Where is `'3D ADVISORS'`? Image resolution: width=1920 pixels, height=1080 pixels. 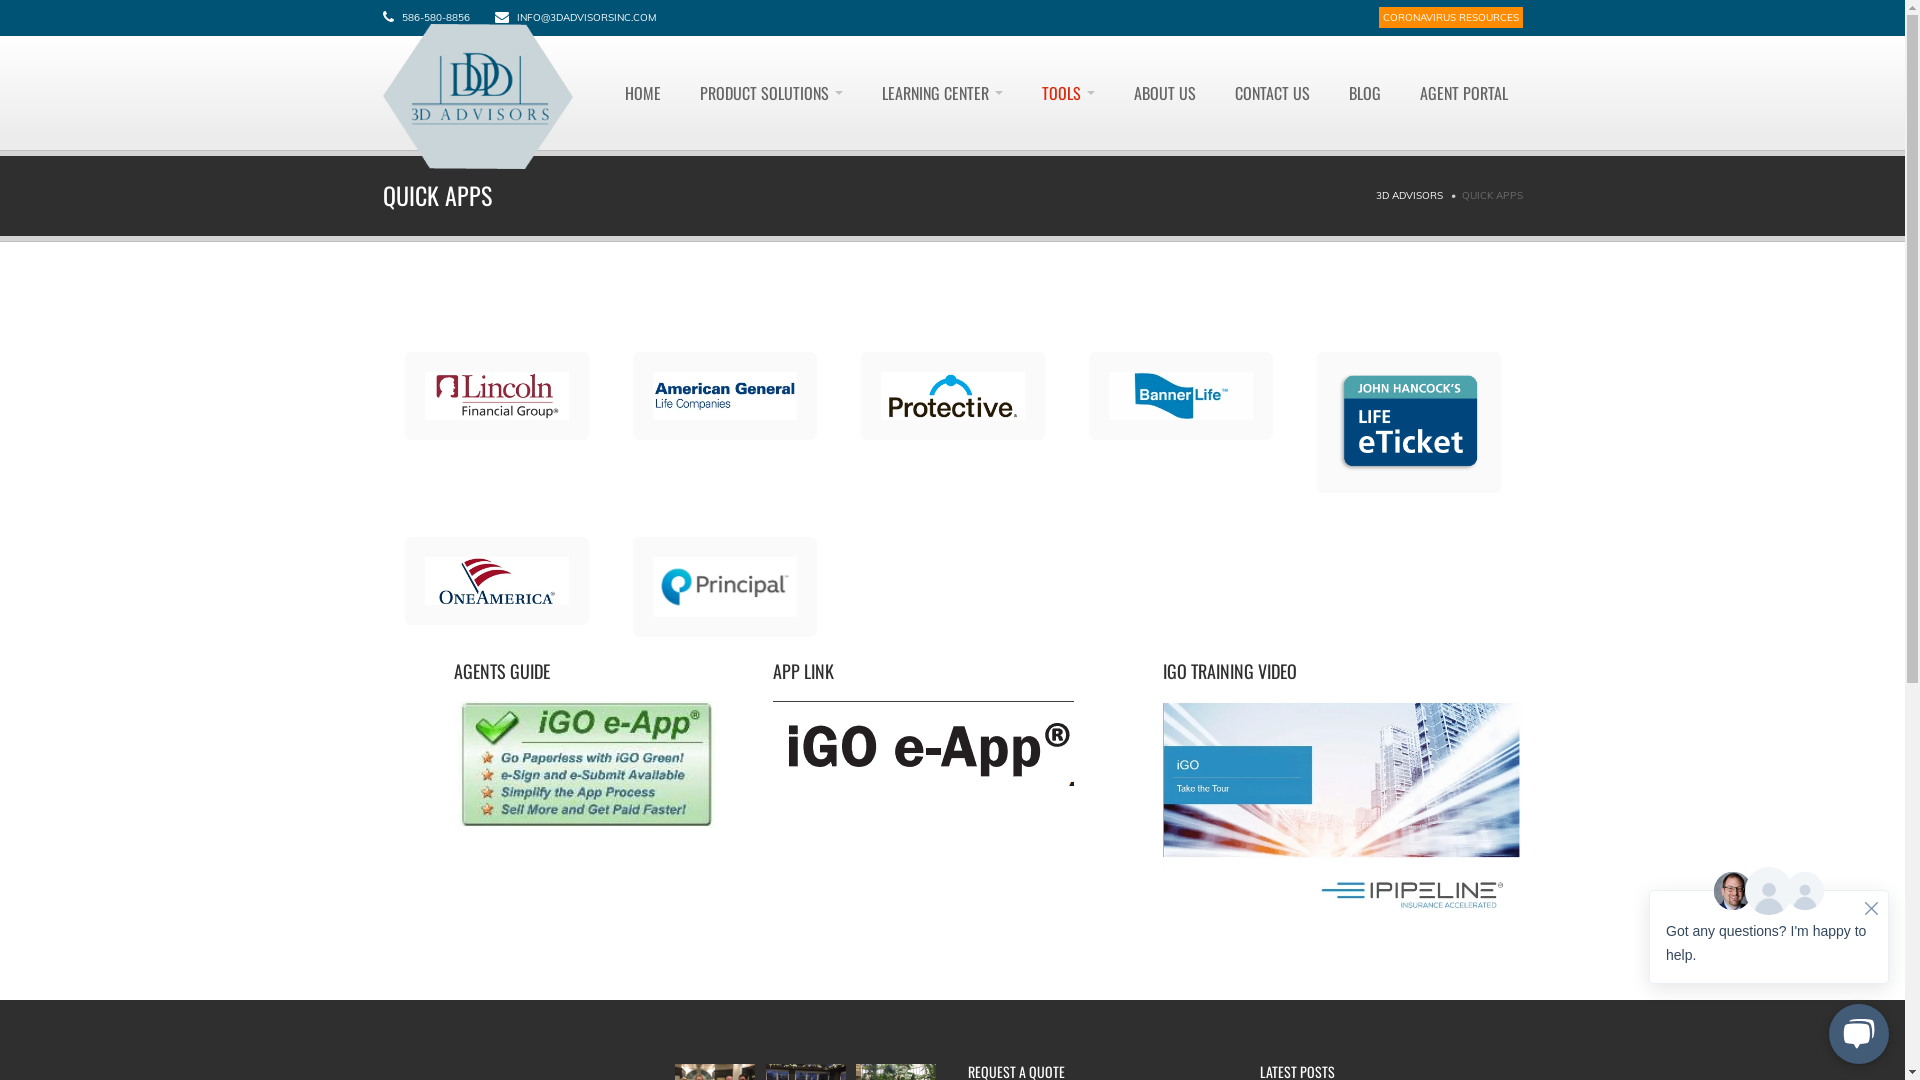 '3D ADVISORS' is located at coordinates (1408, 195).